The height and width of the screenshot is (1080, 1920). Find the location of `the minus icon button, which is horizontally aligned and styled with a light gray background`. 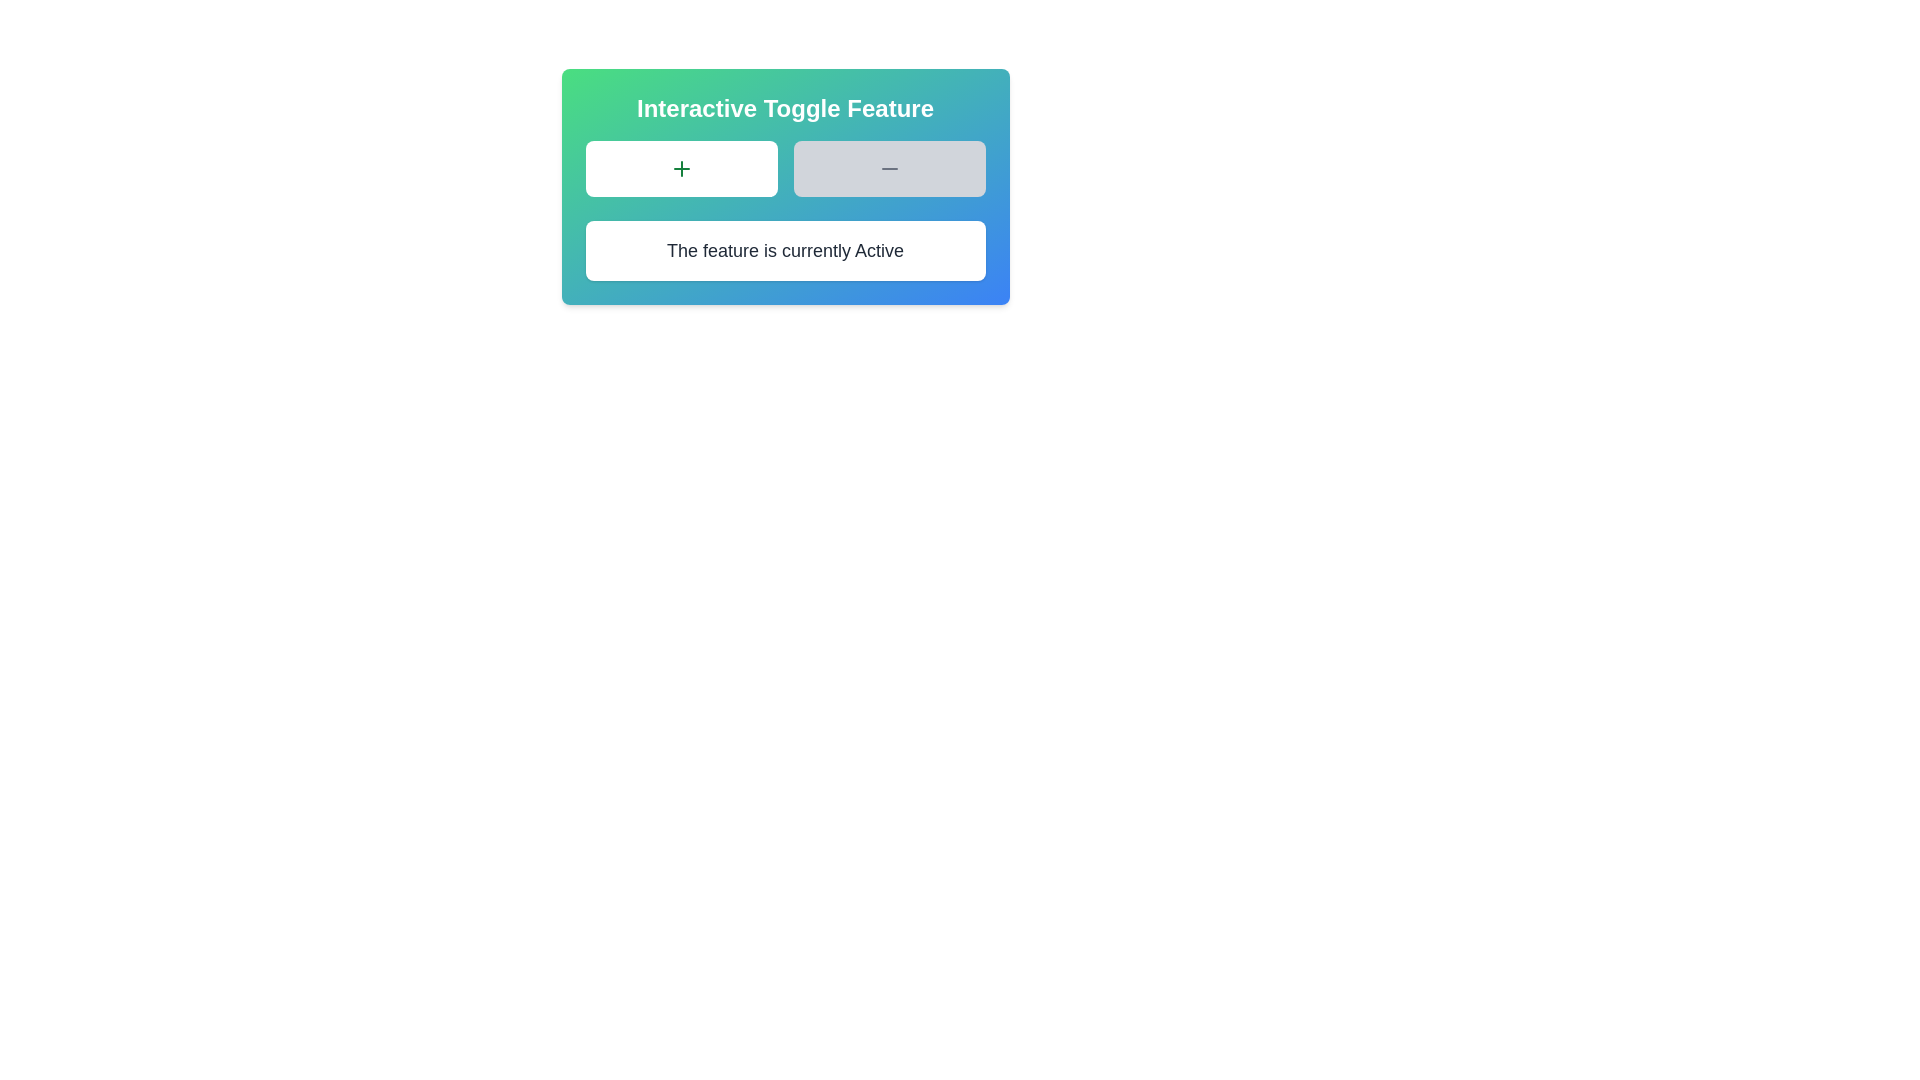

the minus icon button, which is horizontally aligned and styled with a light gray background is located at coordinates (888, 168).